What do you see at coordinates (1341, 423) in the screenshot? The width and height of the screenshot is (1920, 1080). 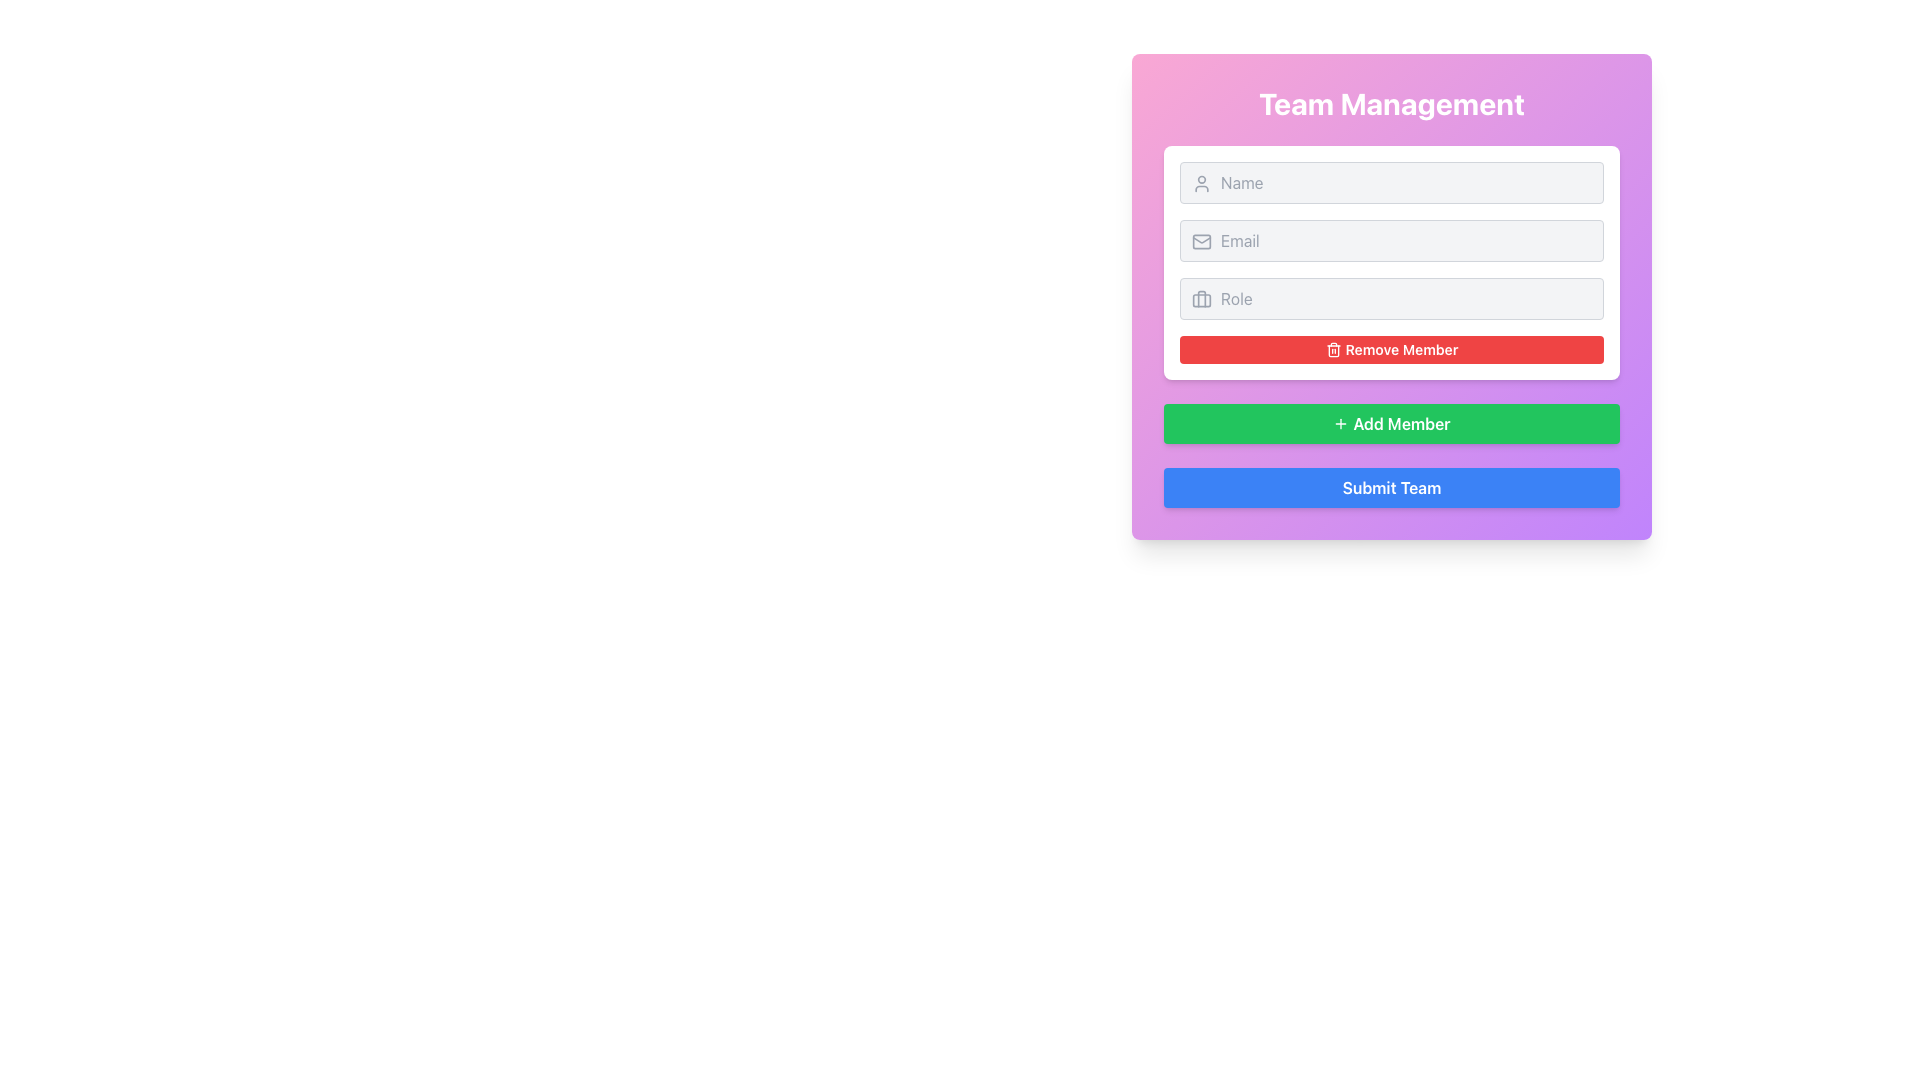 I see `the plus icon, which features a green background and white lines, located to the left of the 'Add Member' button` at bounding box center [1341, 423].